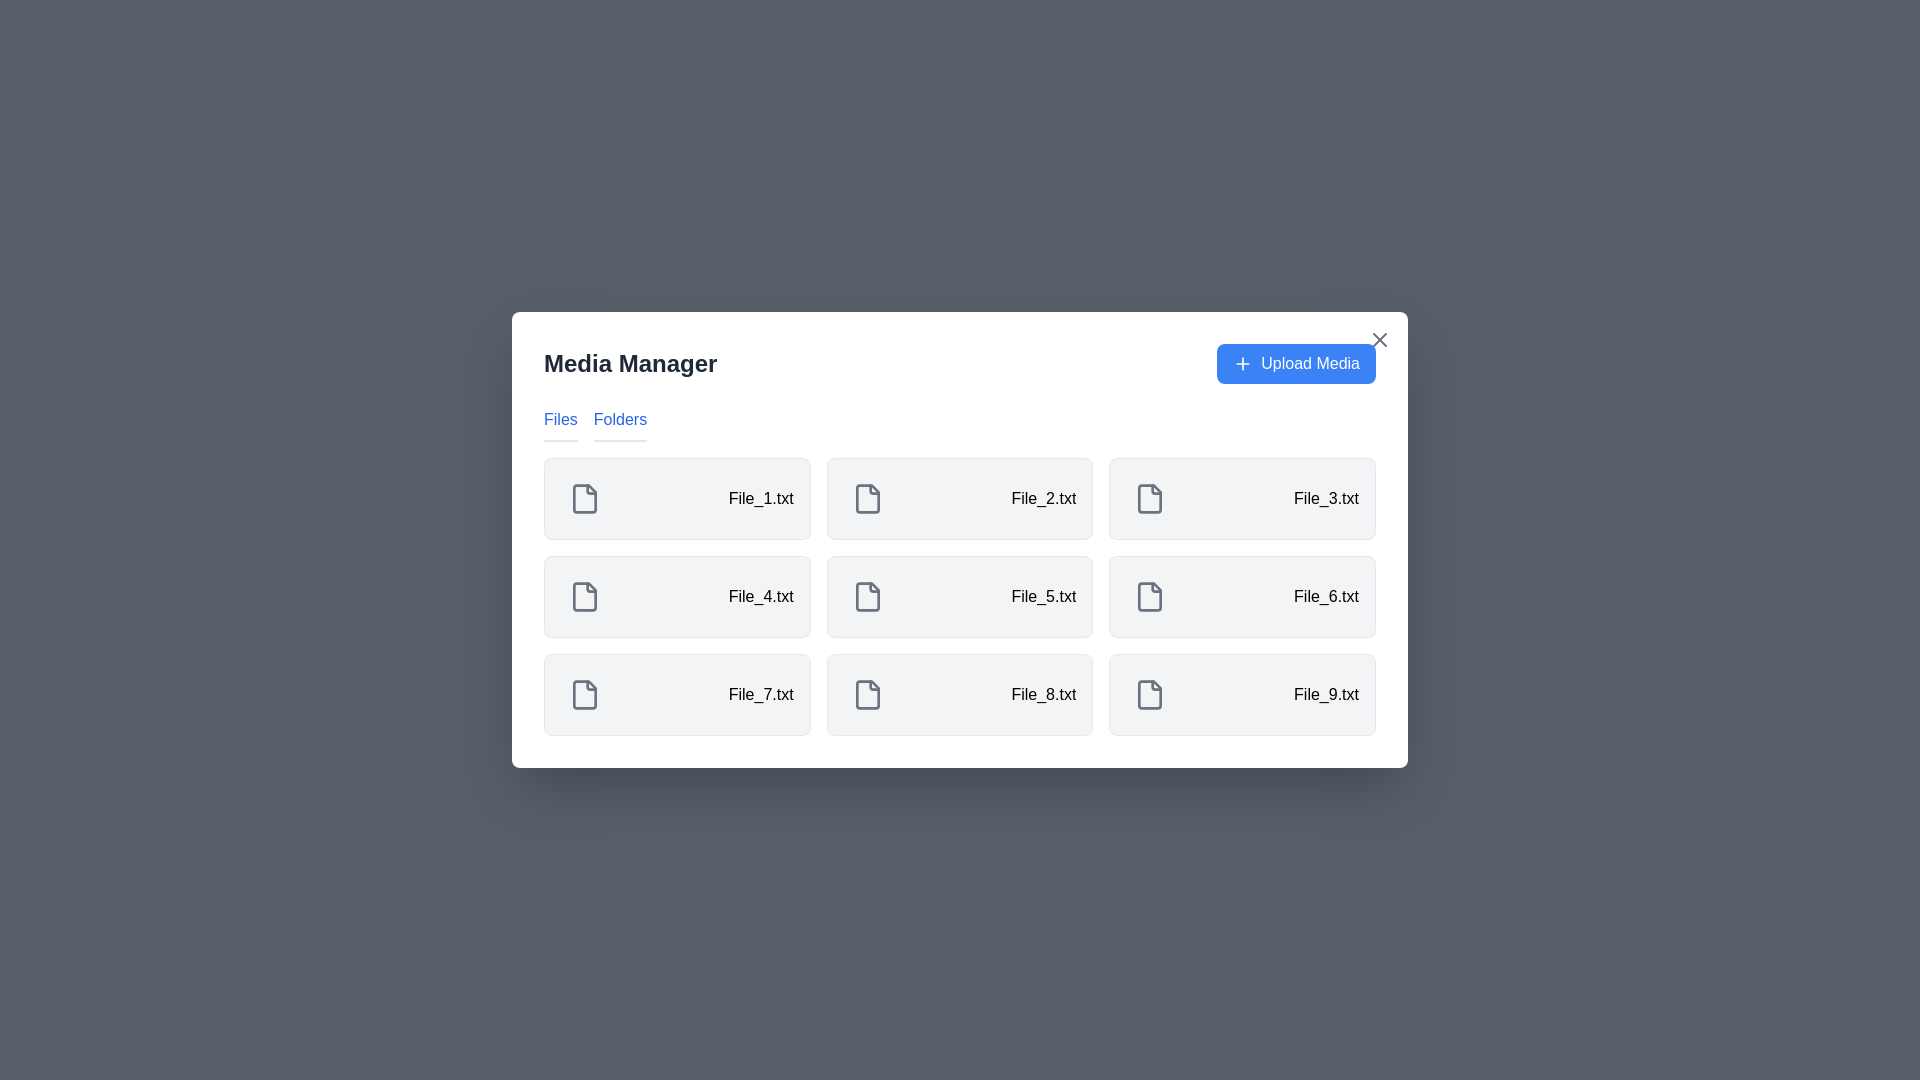 This screenshot has height=1080, width=1920. Describe the element at coordinates (1150, 693) in the screenshot. I see `the file icon located in the second column of the last row, adjacent to the label 'File_9.txt'` at that location.